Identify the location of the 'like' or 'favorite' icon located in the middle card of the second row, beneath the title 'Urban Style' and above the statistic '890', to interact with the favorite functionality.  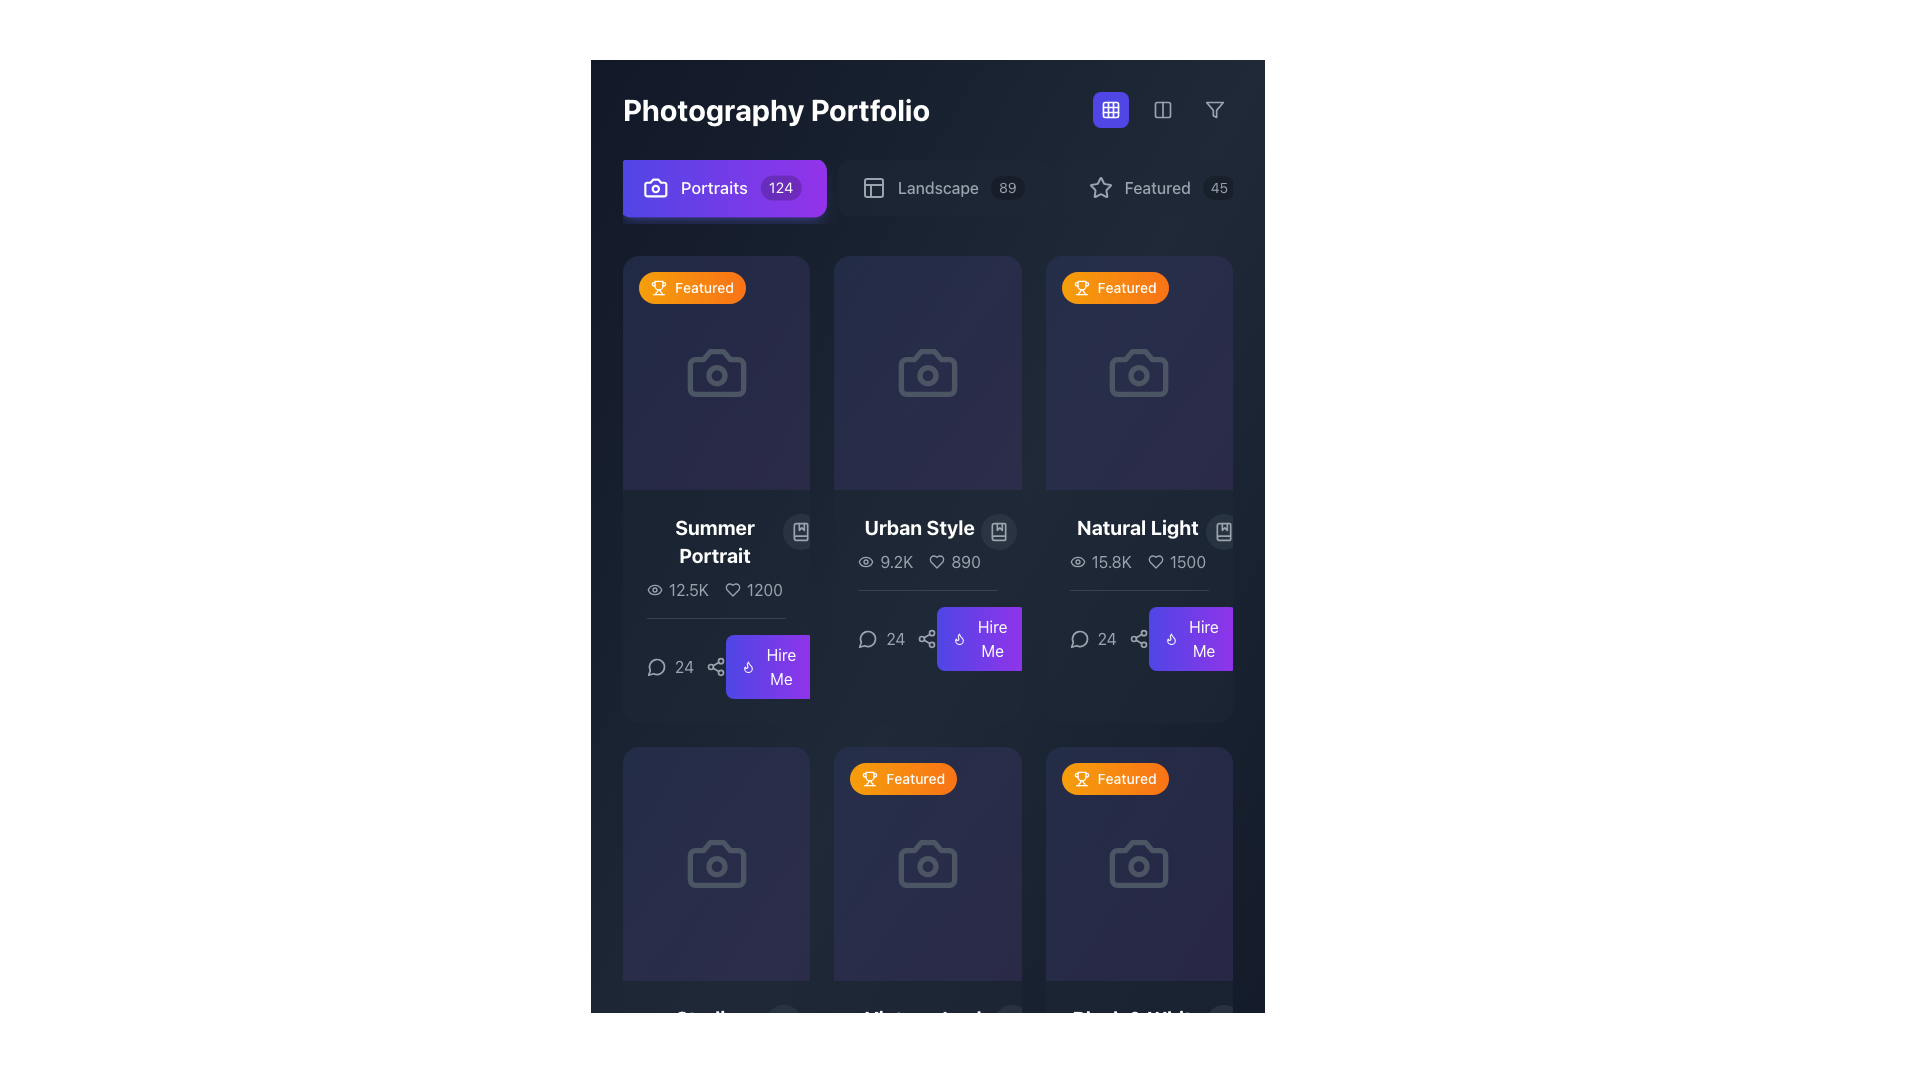
(936, 562).